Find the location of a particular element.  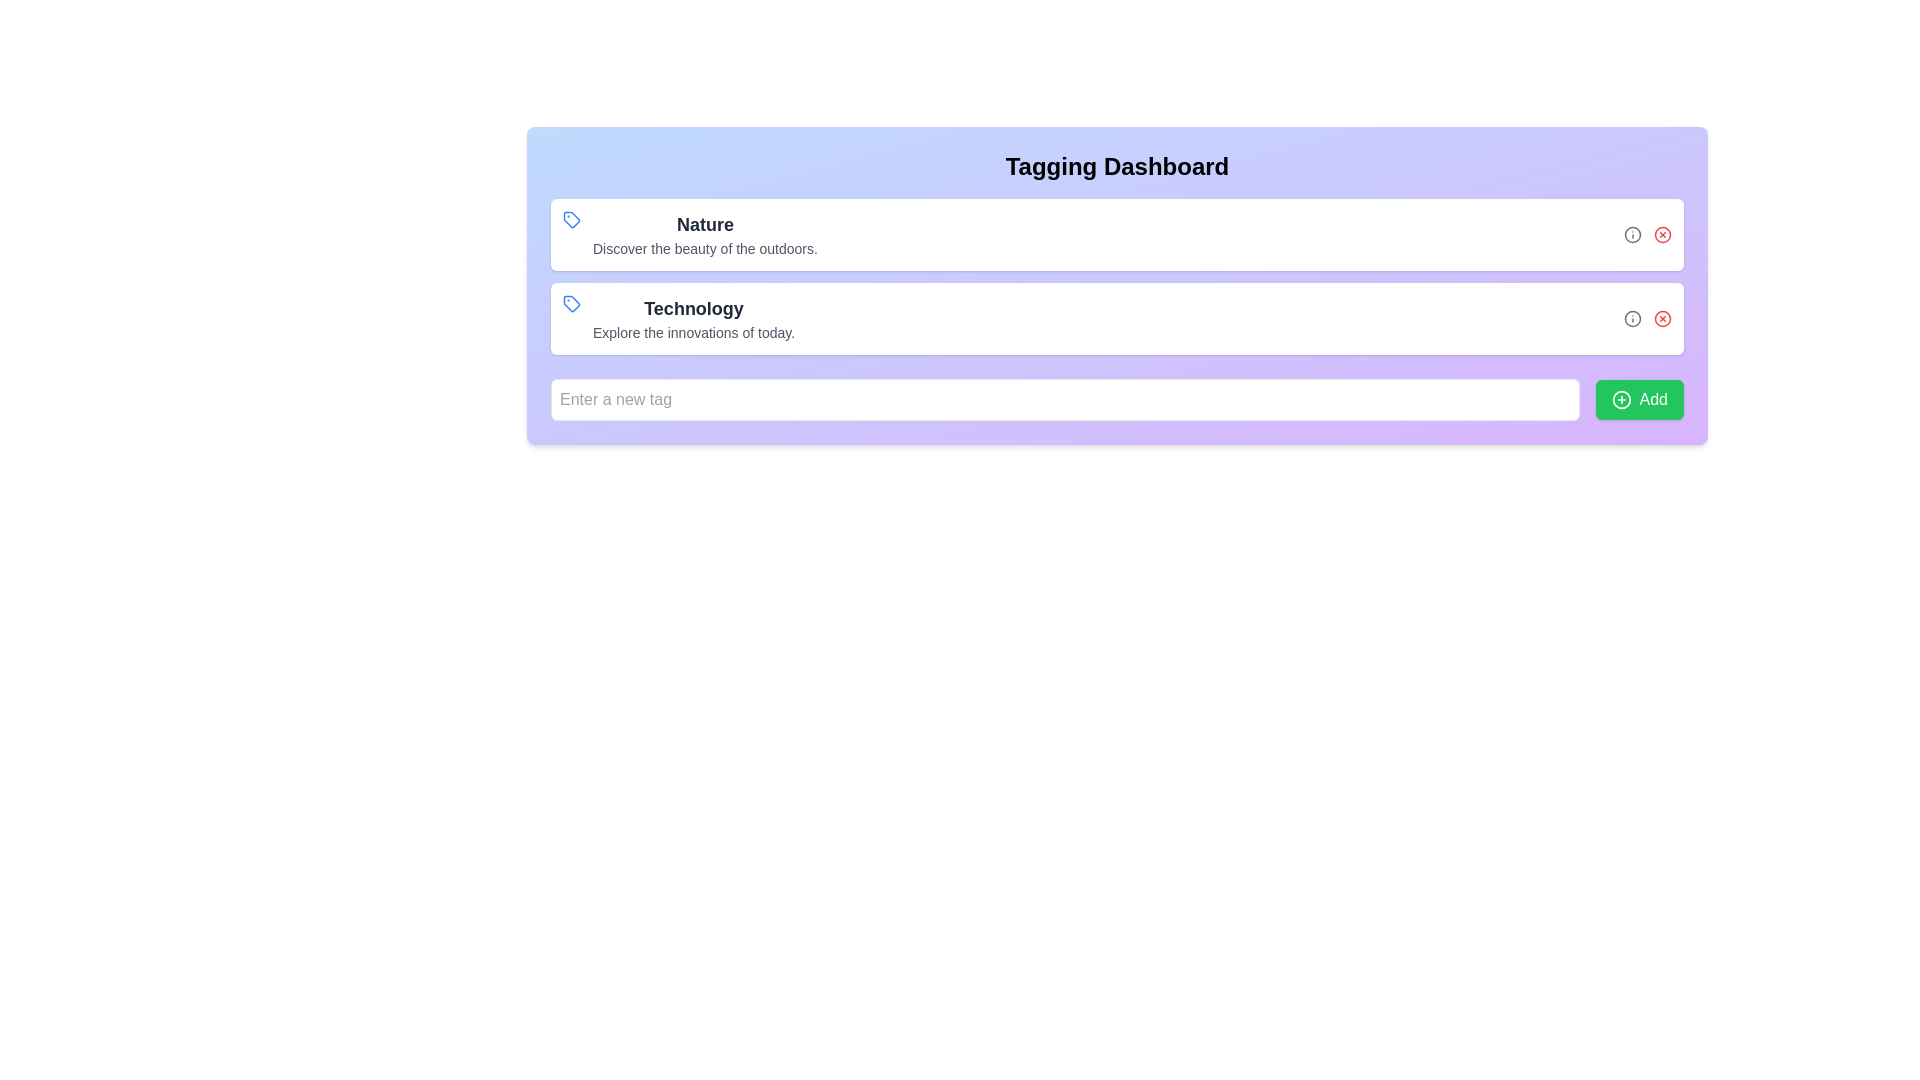

the 'Nature' text block with icon at the top of the list is located at coordinates (690, 234).